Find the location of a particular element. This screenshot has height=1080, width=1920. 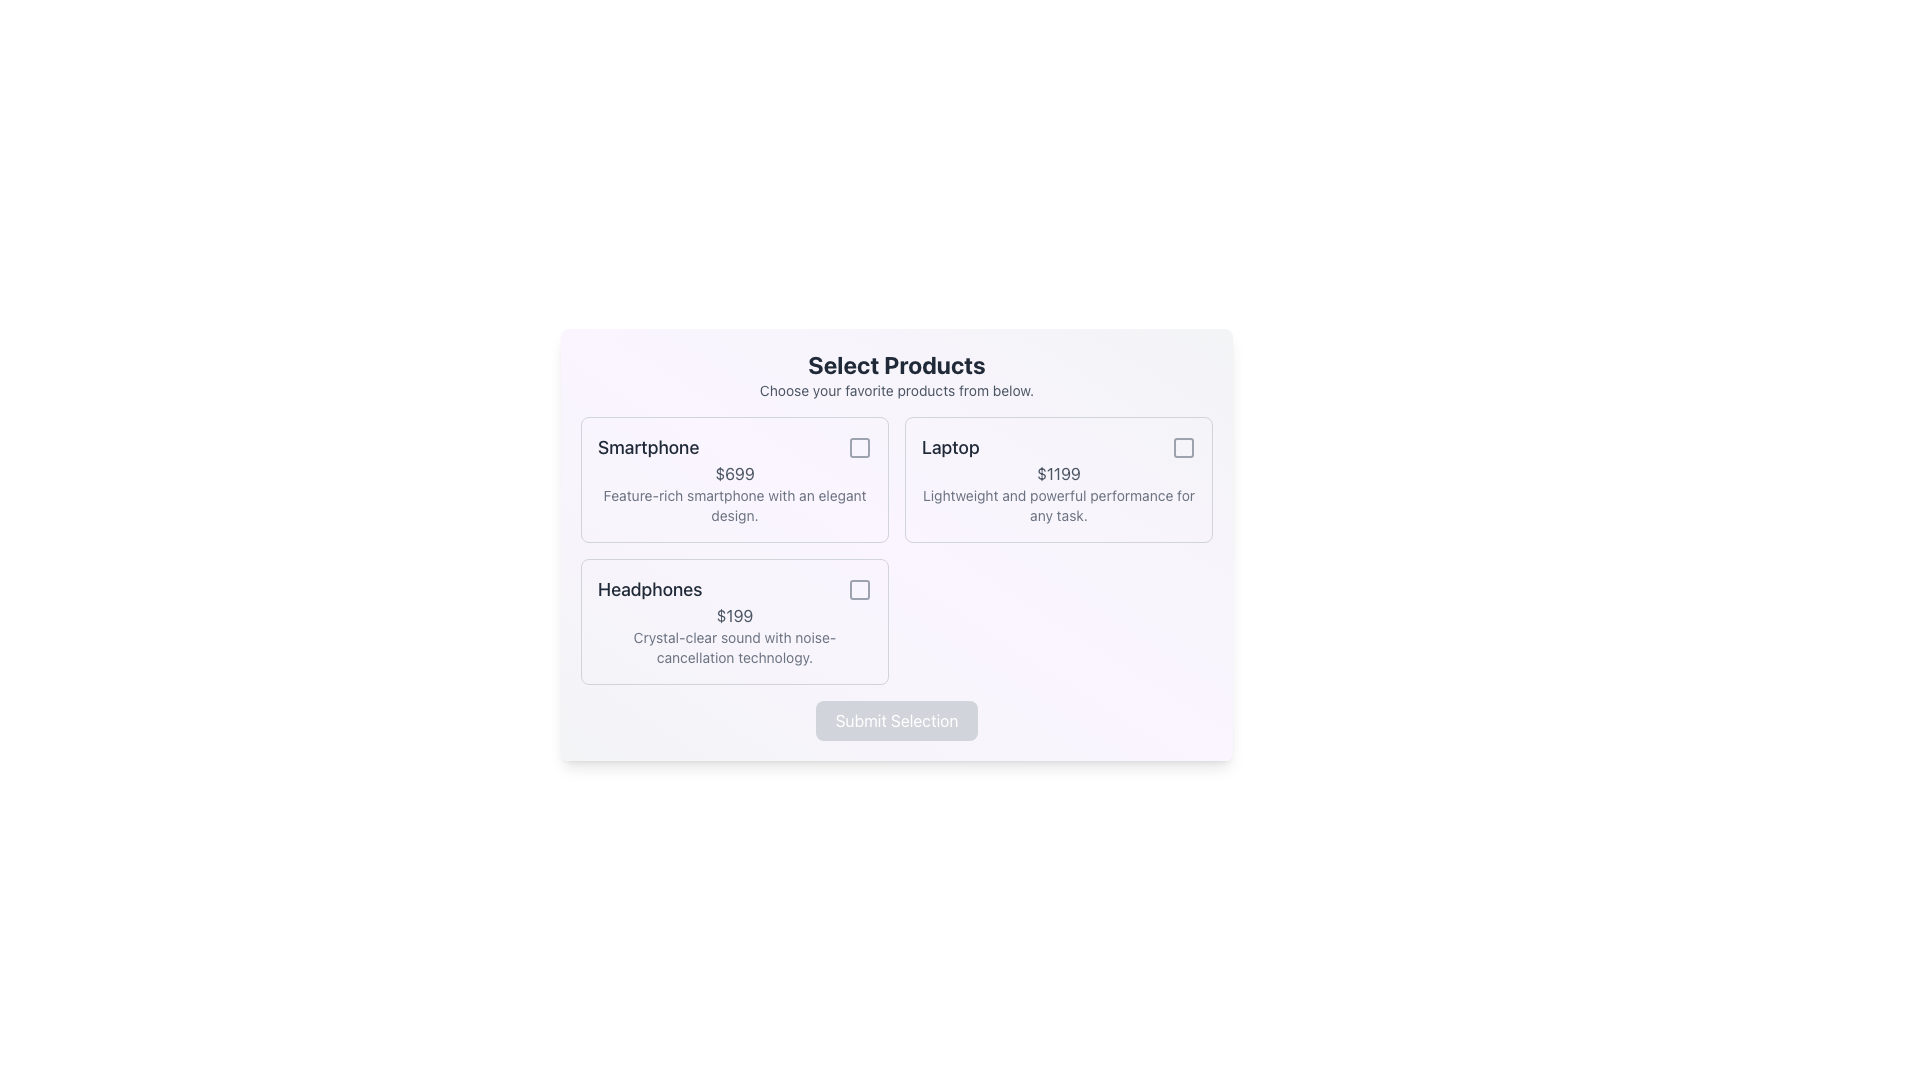

information displayed in the text label that says 'Choose your favorite products from below.' positioned below the heading 'Select Products' is located at coordinates (896, 390).